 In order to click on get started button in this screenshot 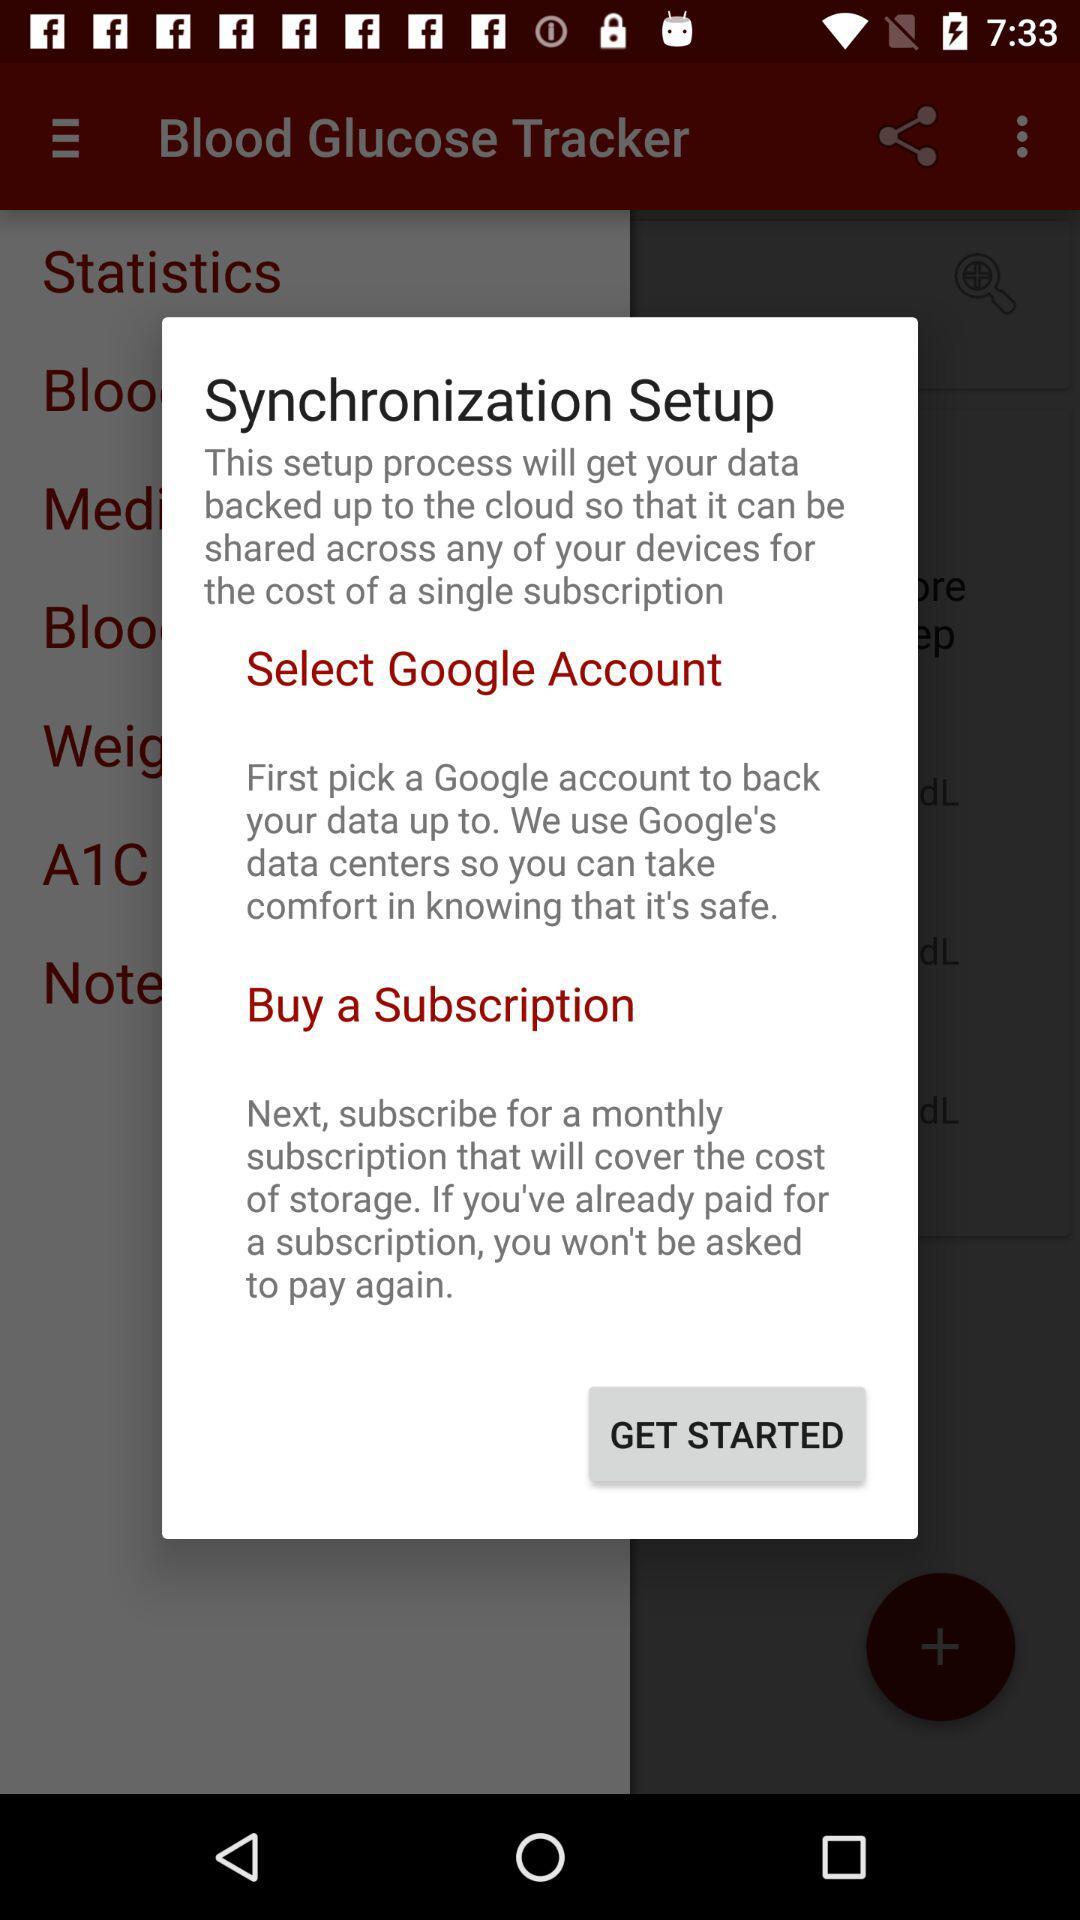, I will do `click(727, 1433)`.